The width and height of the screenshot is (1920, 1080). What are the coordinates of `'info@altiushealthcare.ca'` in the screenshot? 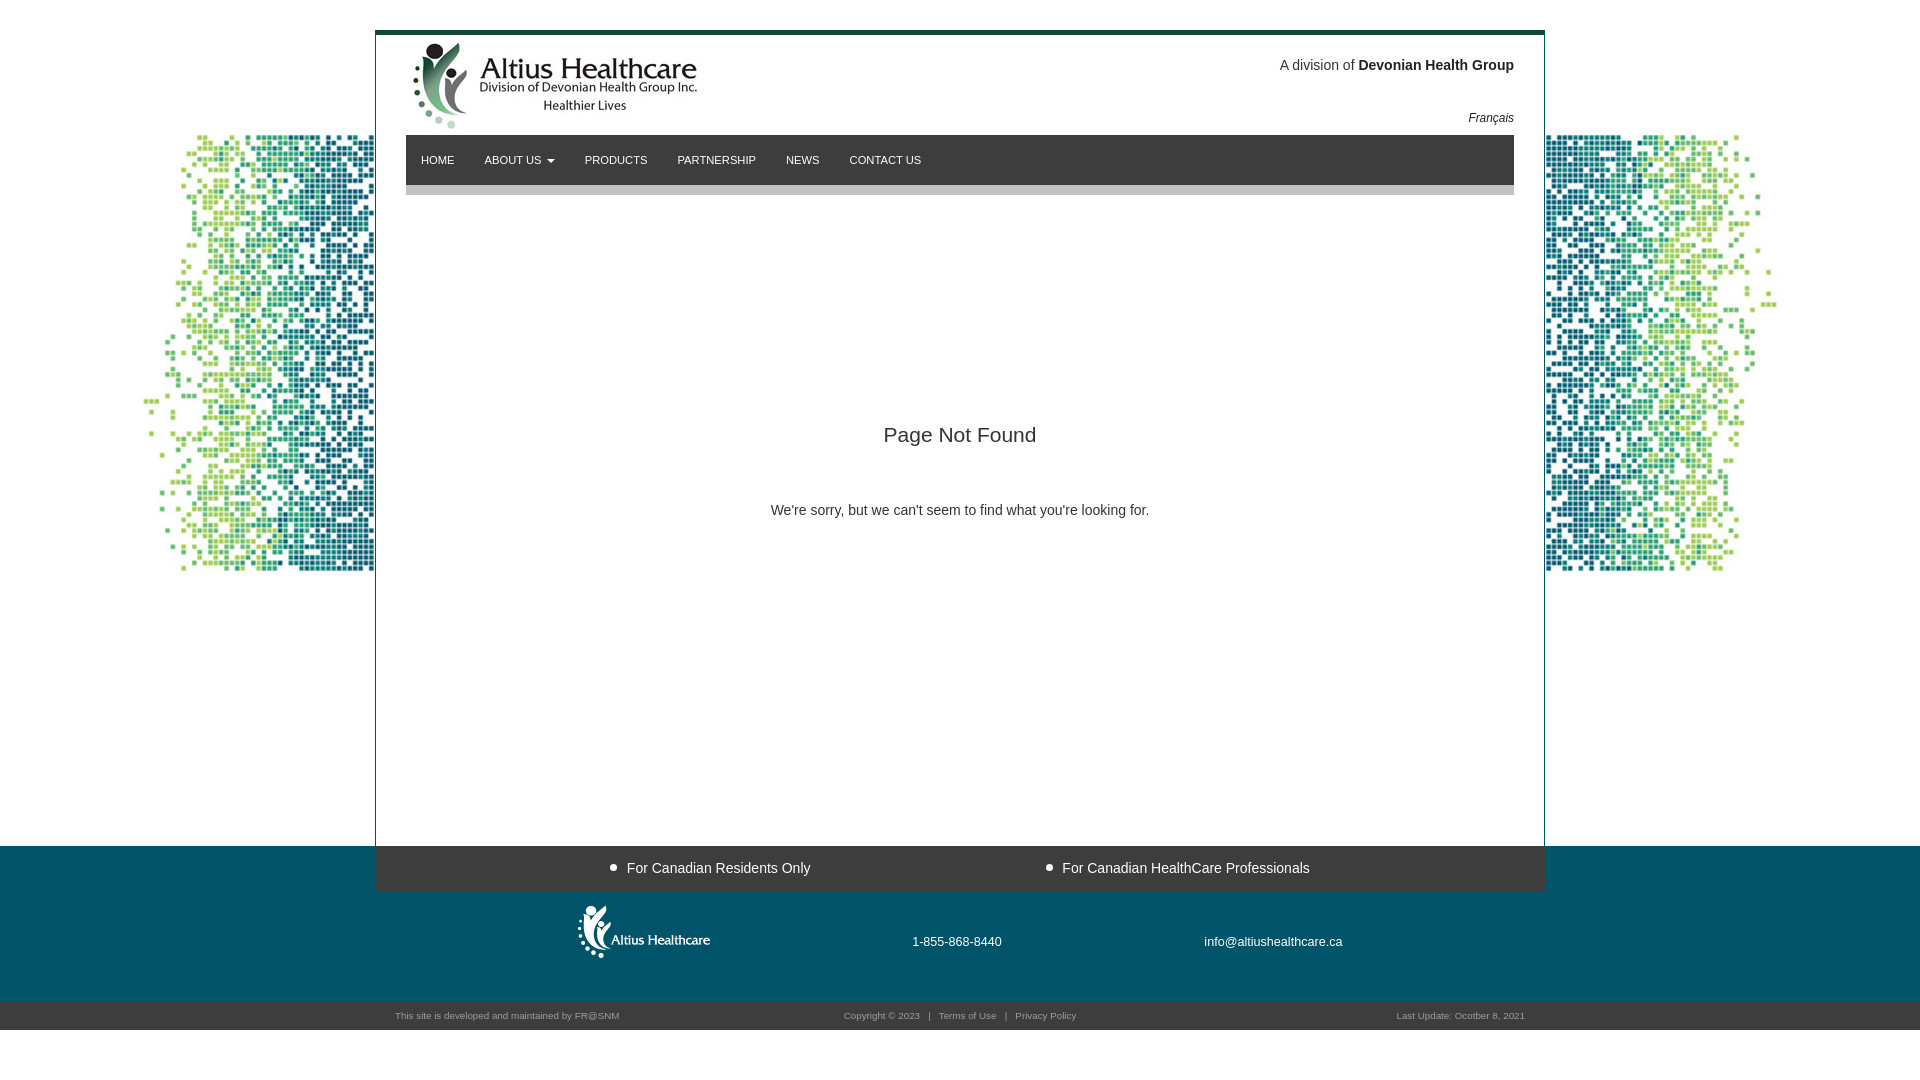 It's located at (1271, 941).